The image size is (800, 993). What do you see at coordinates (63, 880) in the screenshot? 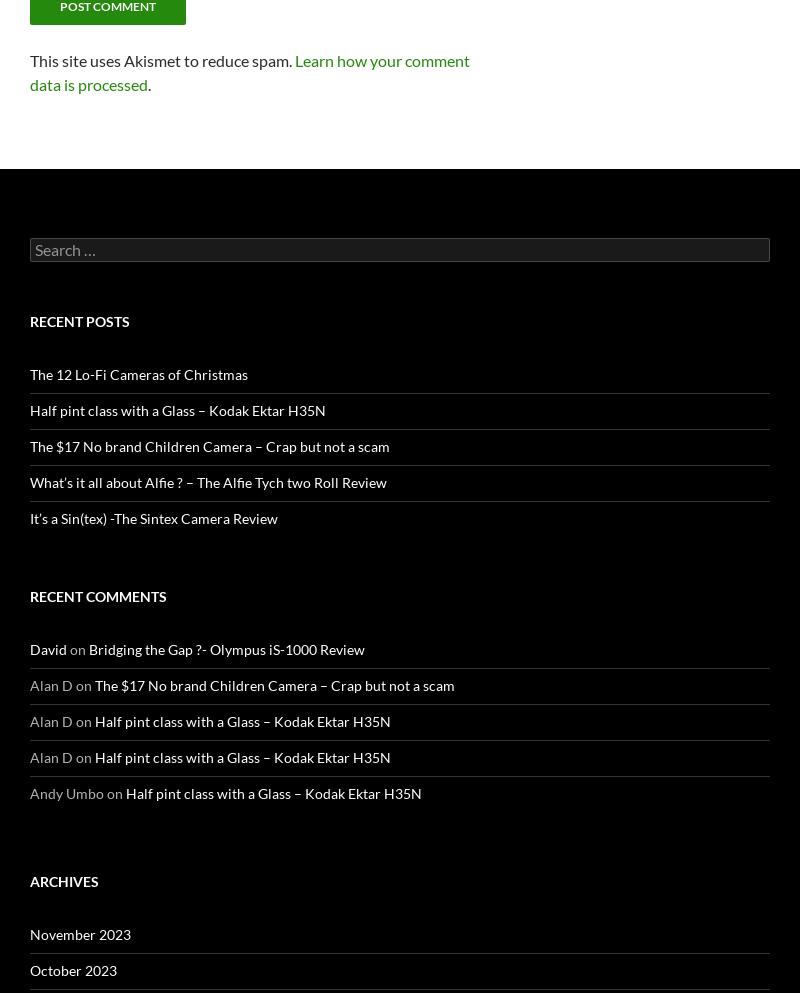
I see `'Archives'` at bounding box center [63, 880].